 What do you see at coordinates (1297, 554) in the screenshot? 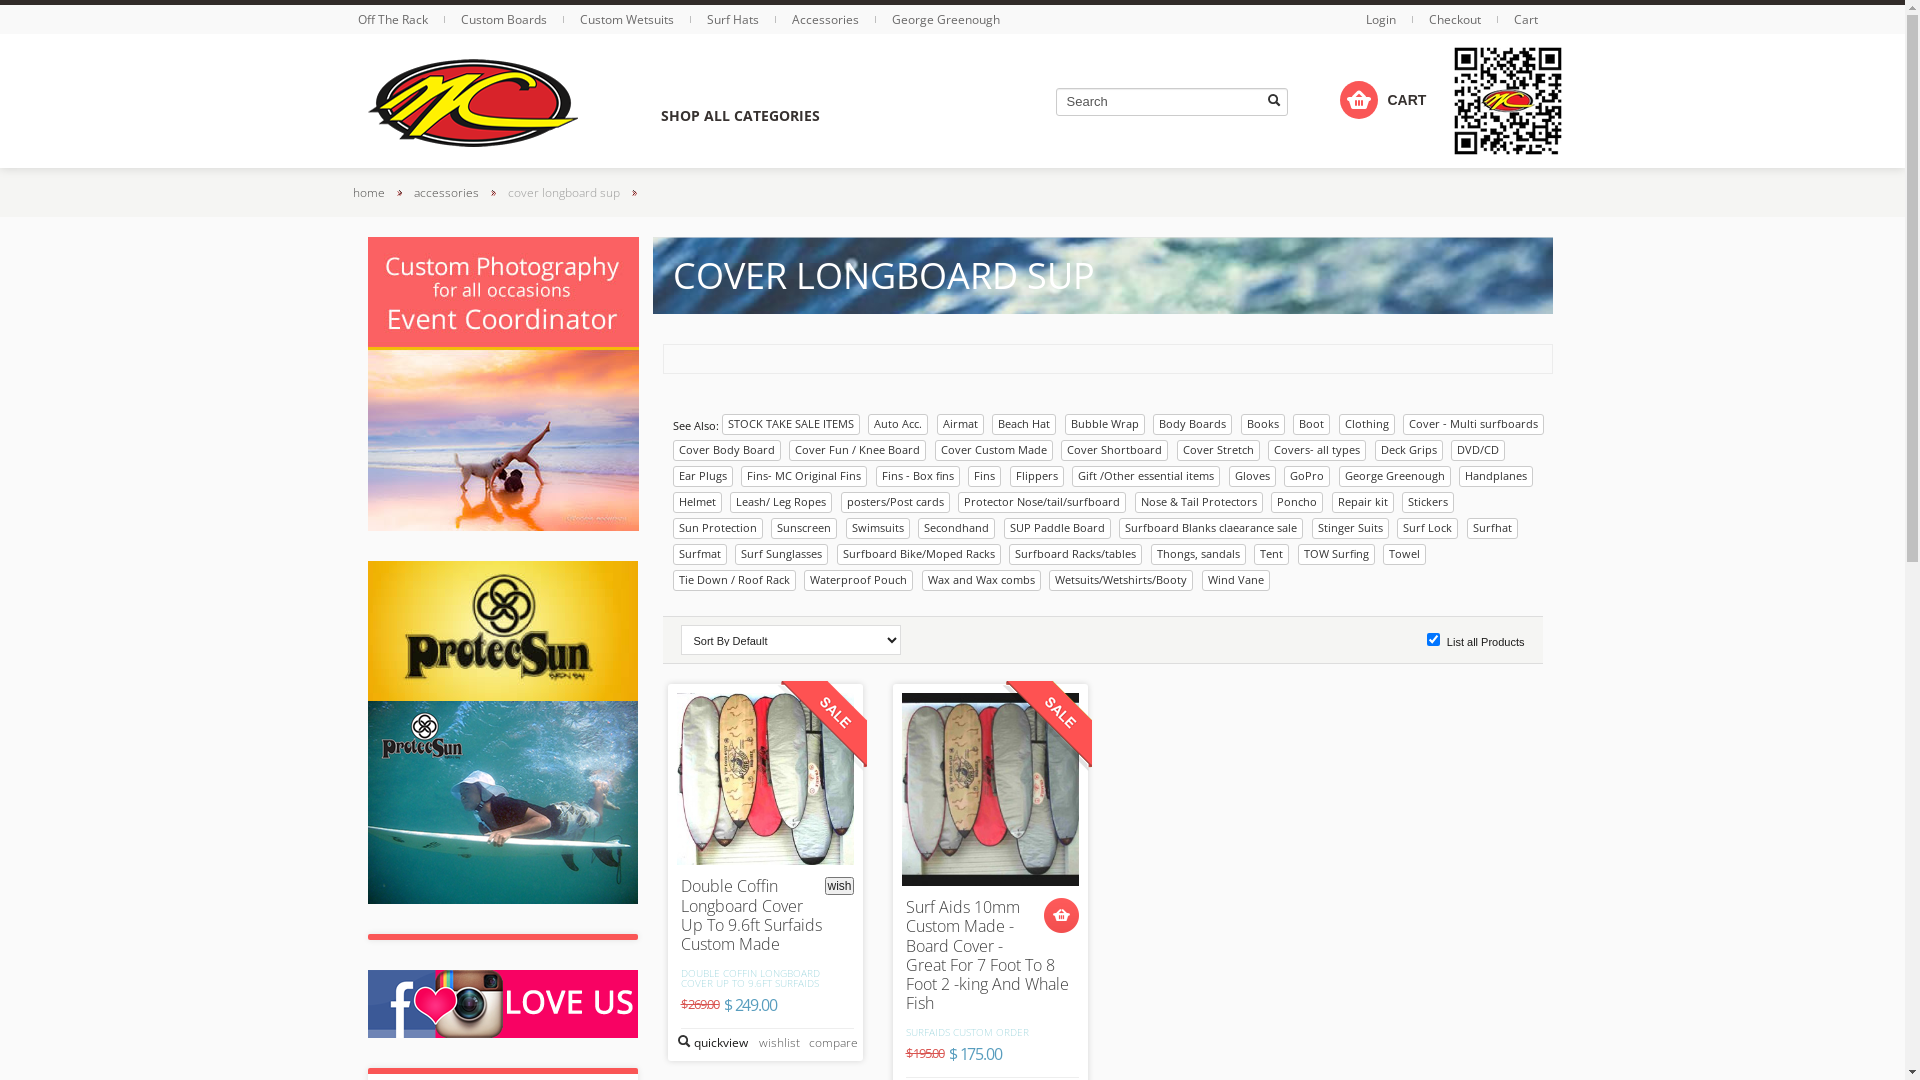
I see `'TOW Surfing'` at bounding box center [1297, 554].